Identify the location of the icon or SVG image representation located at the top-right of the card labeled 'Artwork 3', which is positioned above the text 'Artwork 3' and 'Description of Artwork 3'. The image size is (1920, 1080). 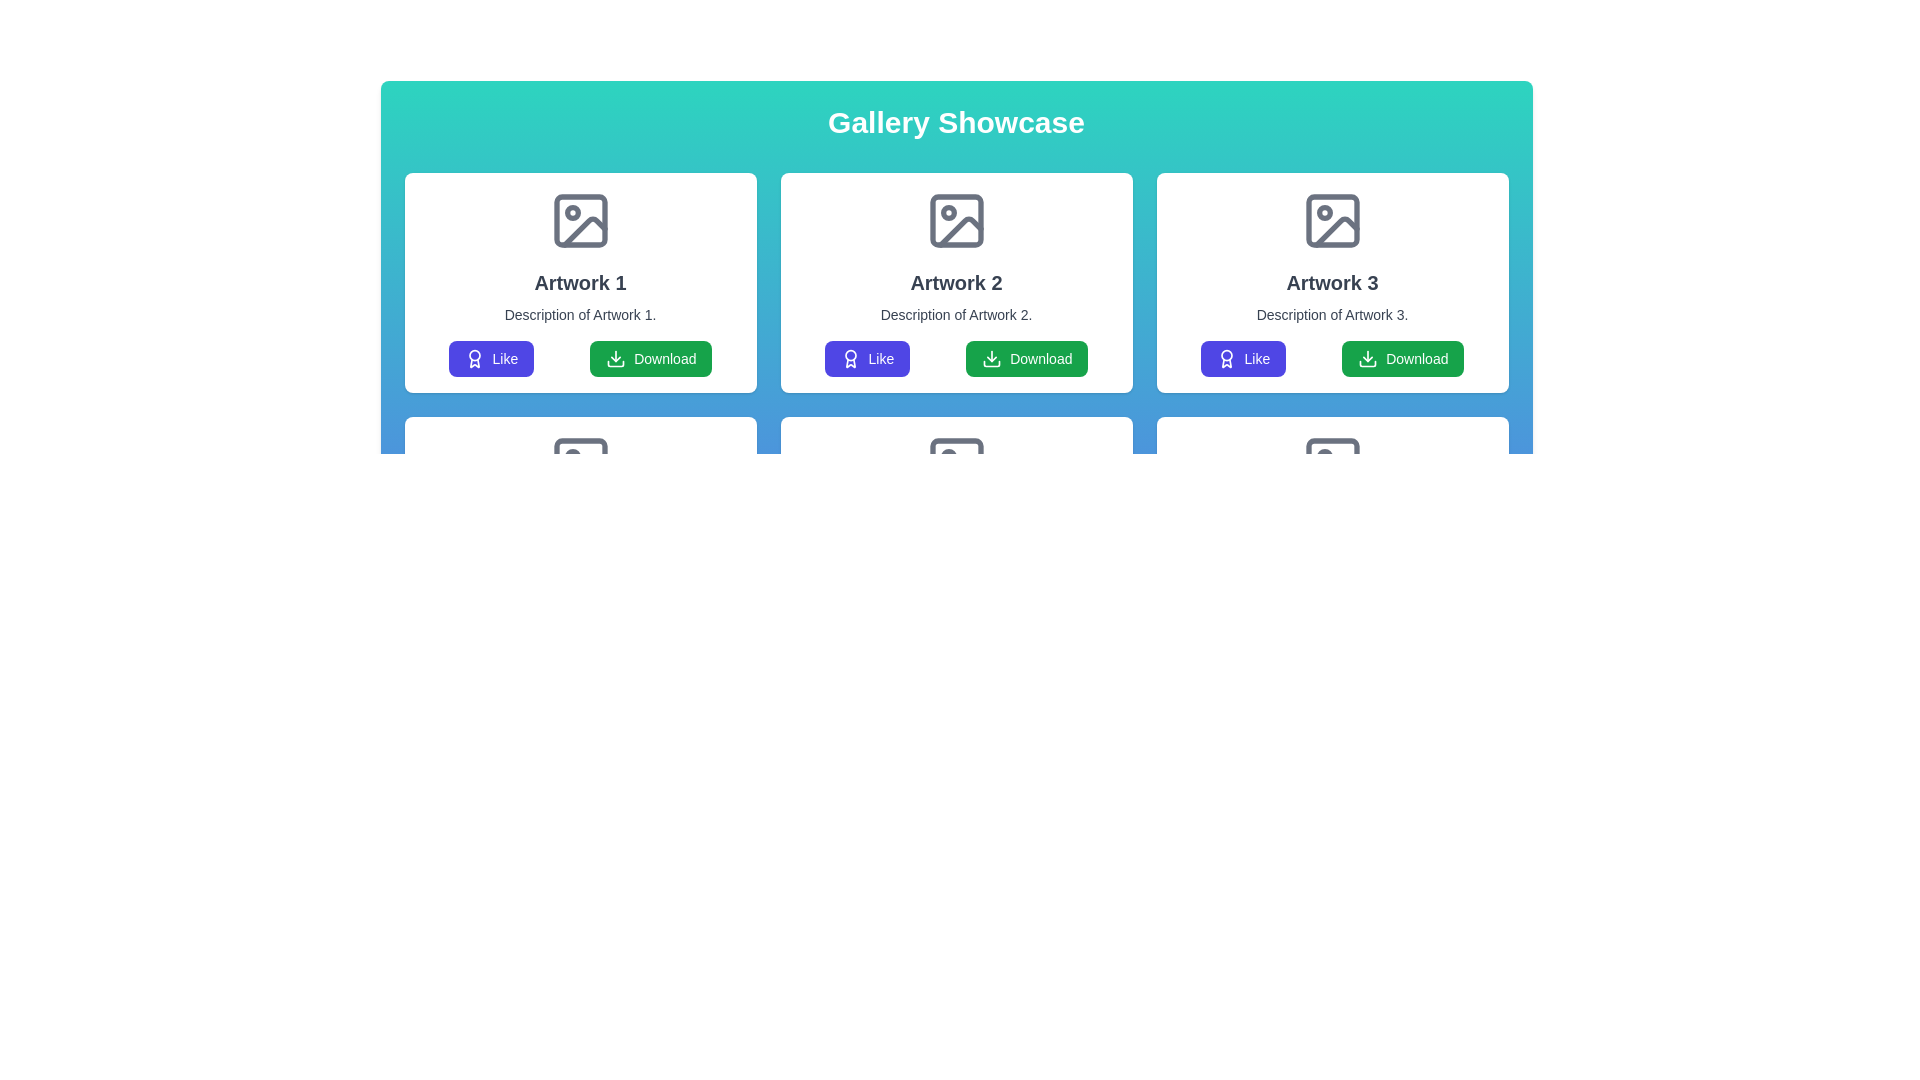
(1332, 220).